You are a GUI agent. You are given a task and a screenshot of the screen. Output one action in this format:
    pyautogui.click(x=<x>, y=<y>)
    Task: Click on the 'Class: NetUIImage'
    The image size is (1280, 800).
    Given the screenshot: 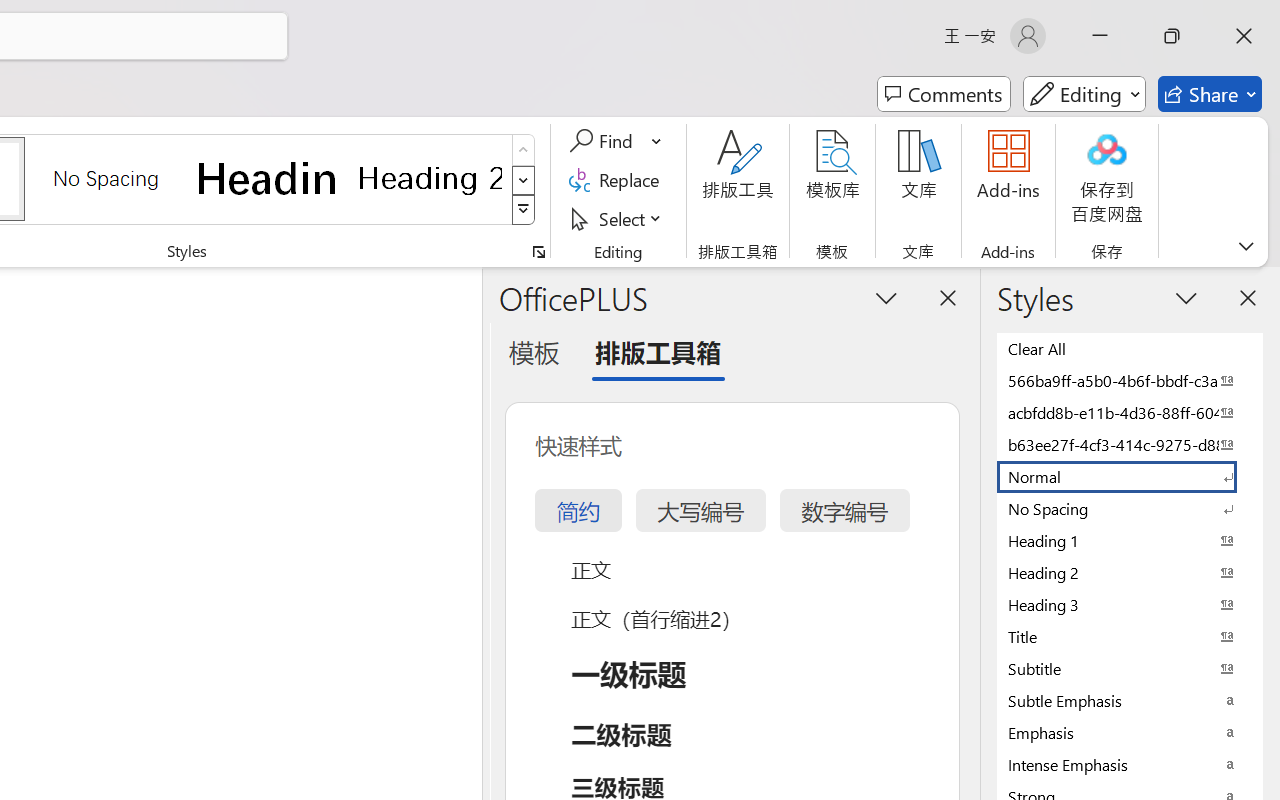 What is the action you would take?
    pyautogui.click(x=524, y=210)
    